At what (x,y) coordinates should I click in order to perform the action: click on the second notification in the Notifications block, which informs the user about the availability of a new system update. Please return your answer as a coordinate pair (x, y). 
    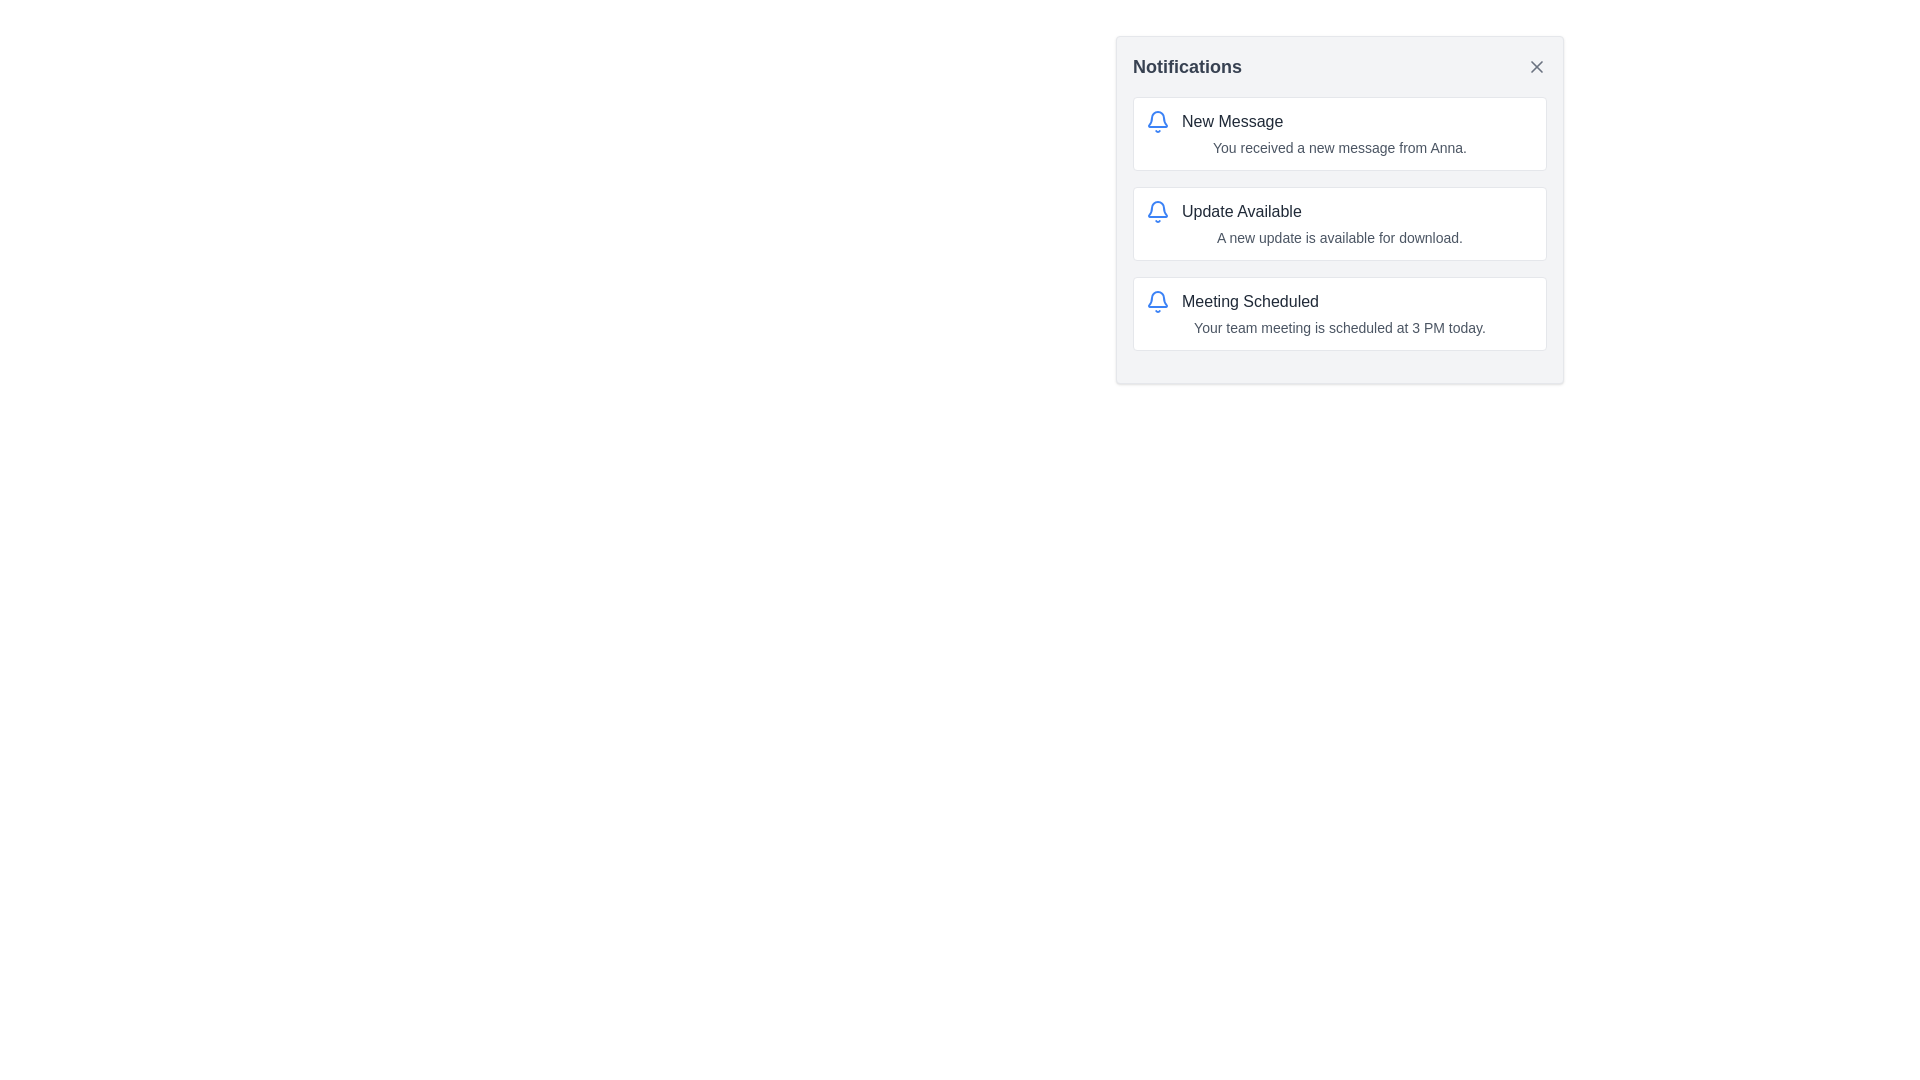
    Looking at the image, I should click on (1339, 223).